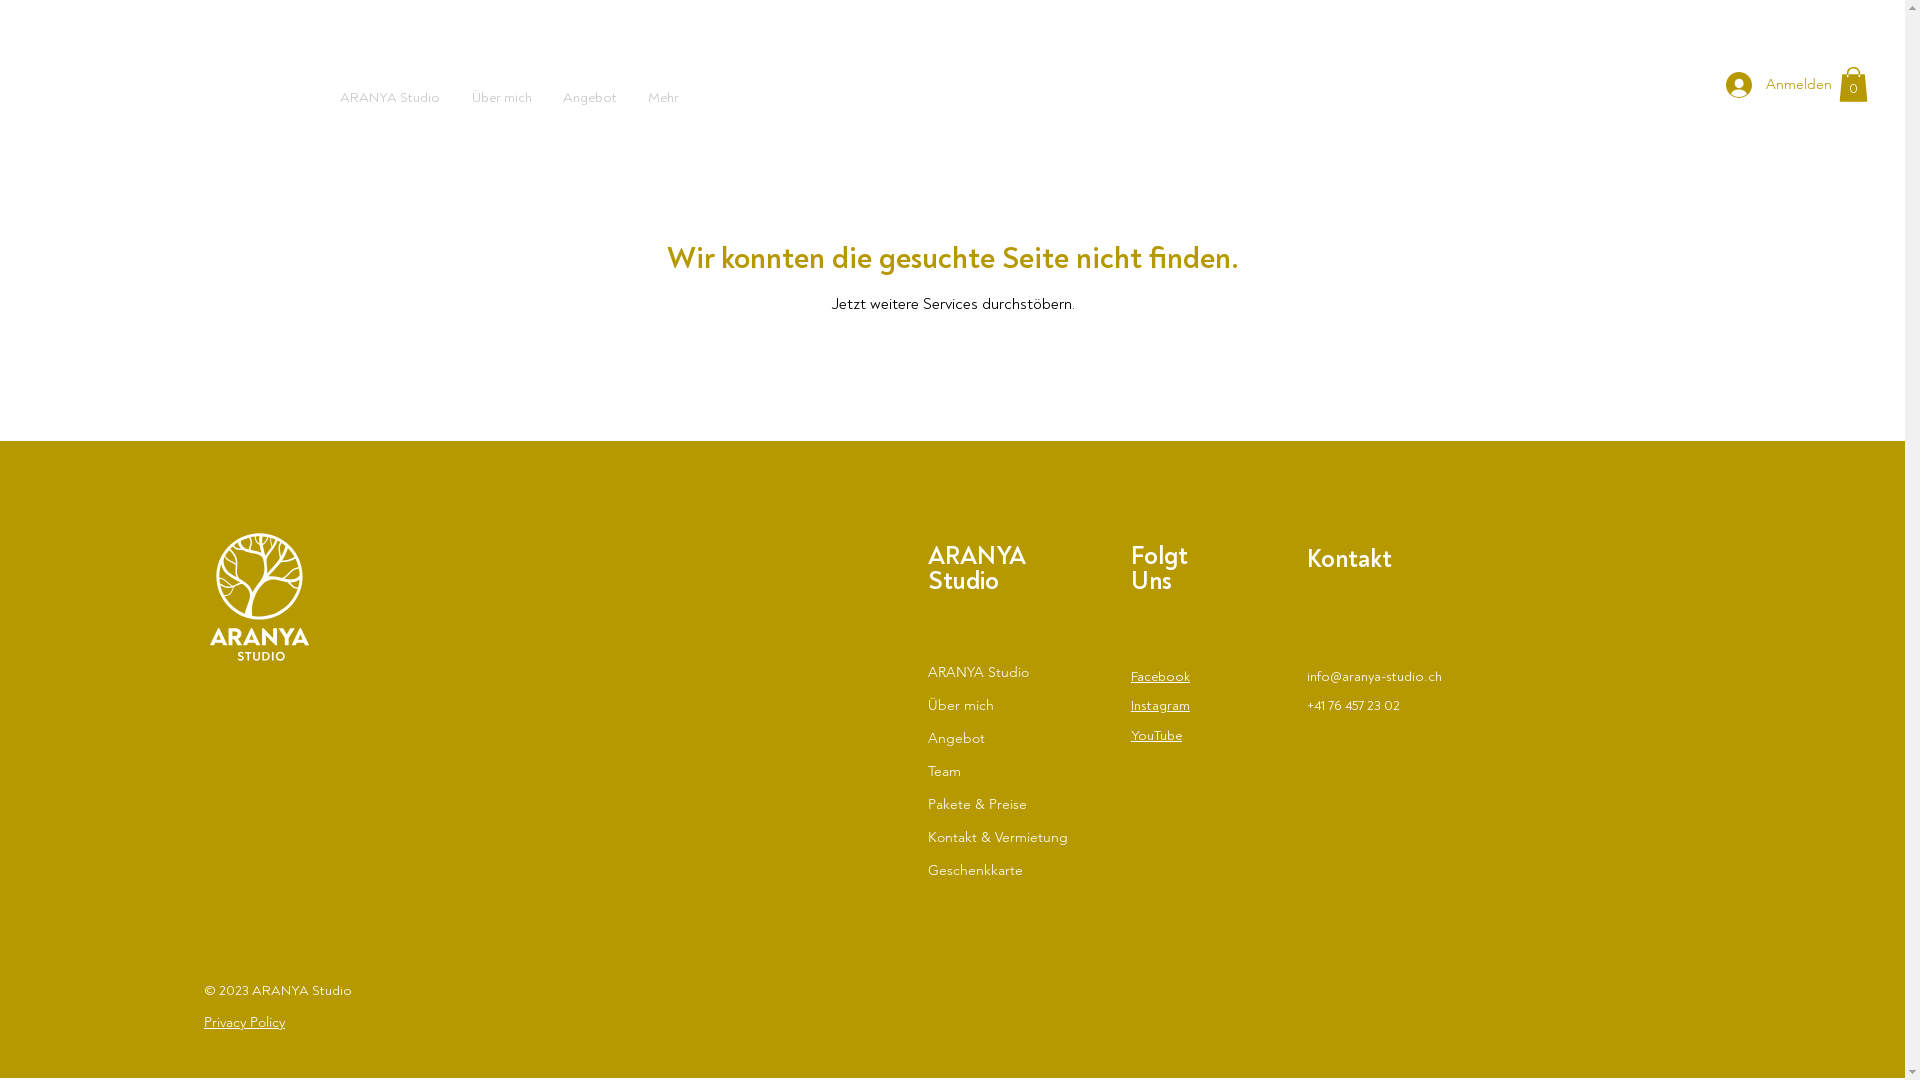 This screenshot has height=1080, width=1920. I want to click on '0', so click(1852, 83).